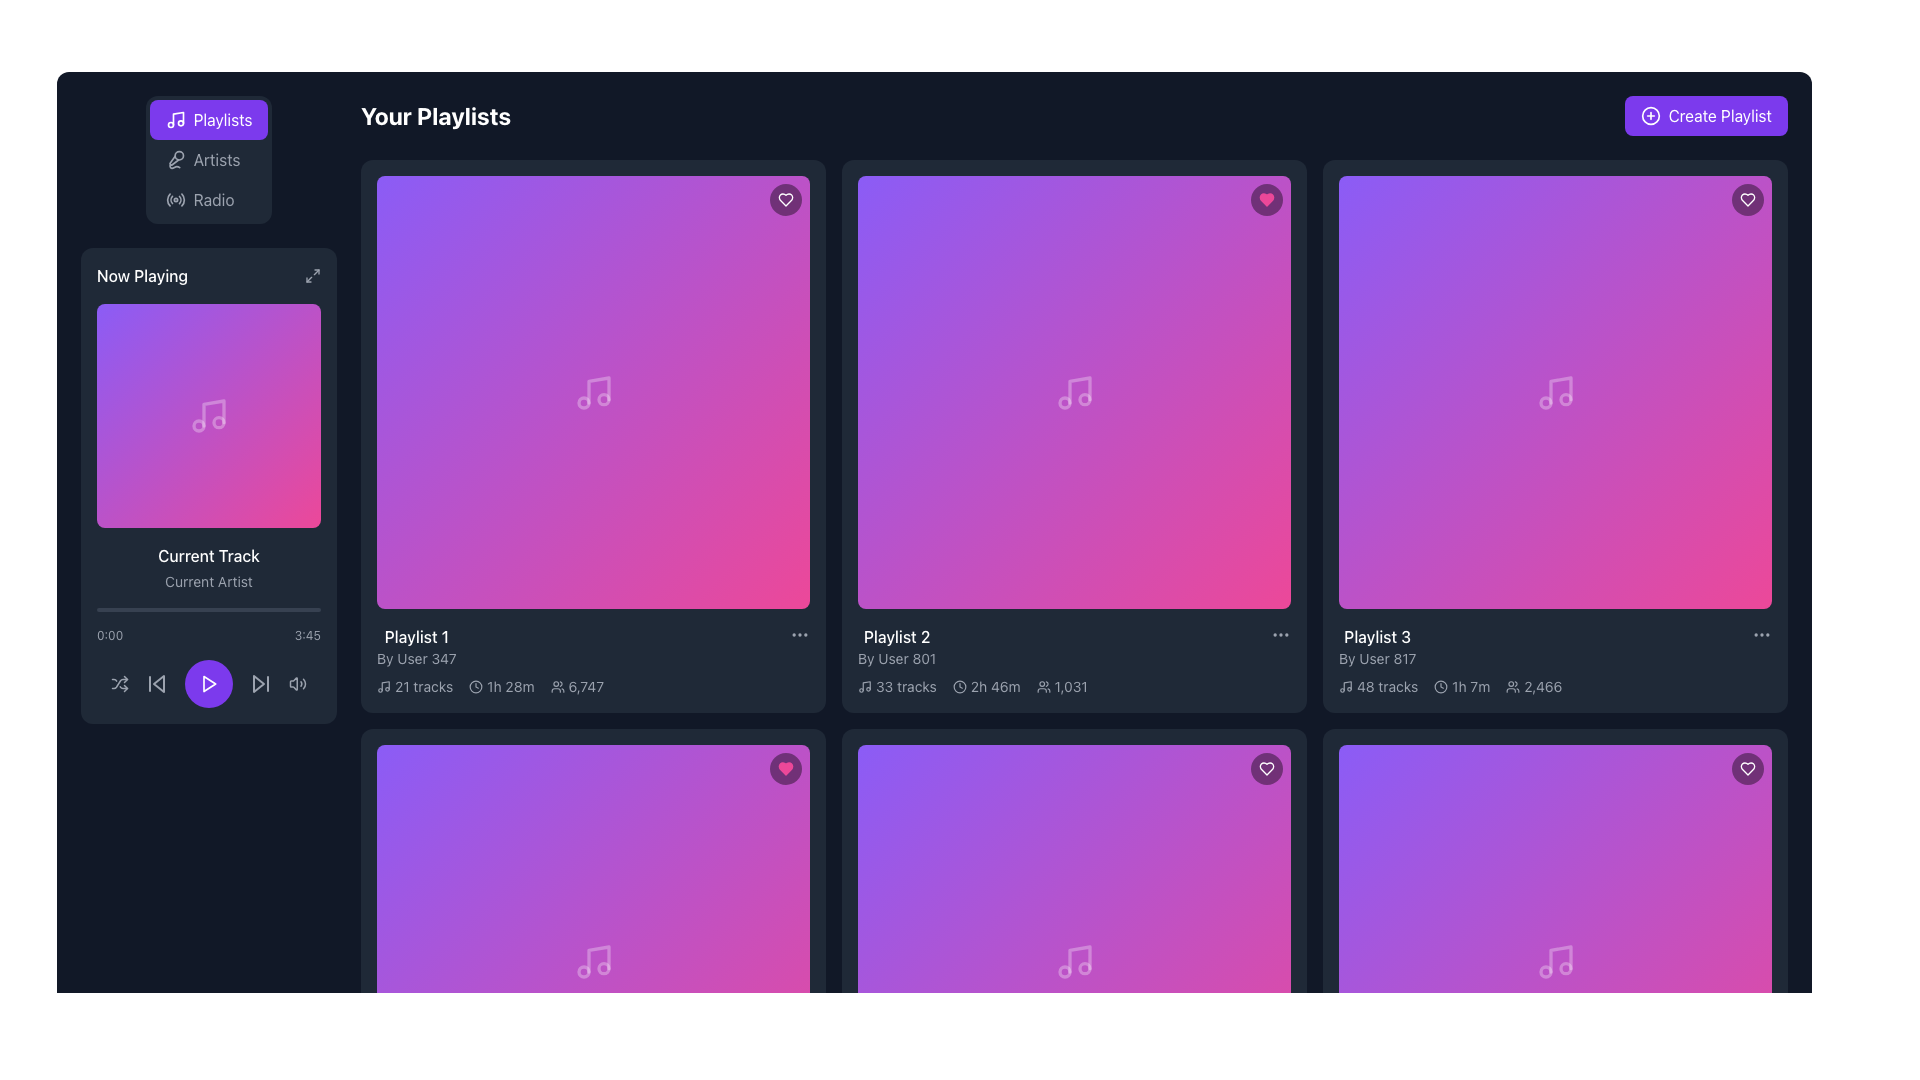 Image resolution: width=1920 pixels, height=1080 pixels. I want to click on the heart-shaped icon button in the top-right corner of Playlist 3, so click(1746, 200).